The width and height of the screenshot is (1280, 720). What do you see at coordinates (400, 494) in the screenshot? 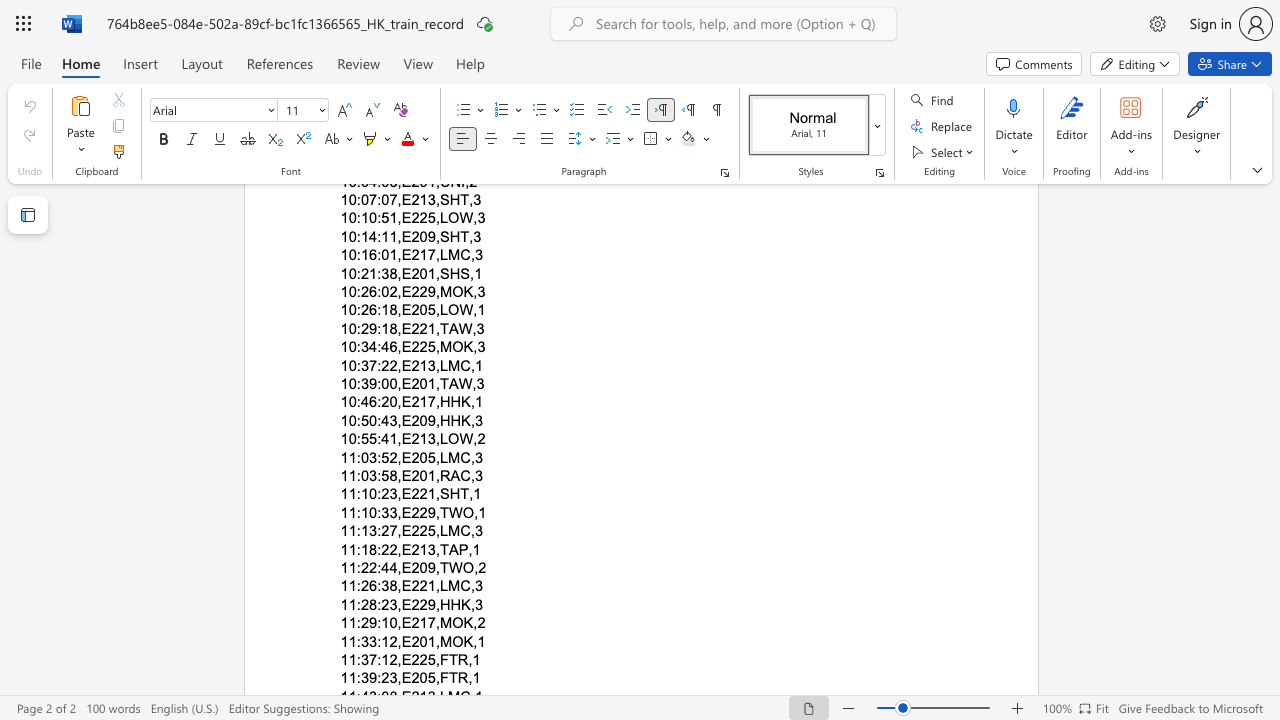
I see `the subset text "E221,SHT," within the text "11:10:23,E221,SHT,1"` at bounding box center [400, 494].